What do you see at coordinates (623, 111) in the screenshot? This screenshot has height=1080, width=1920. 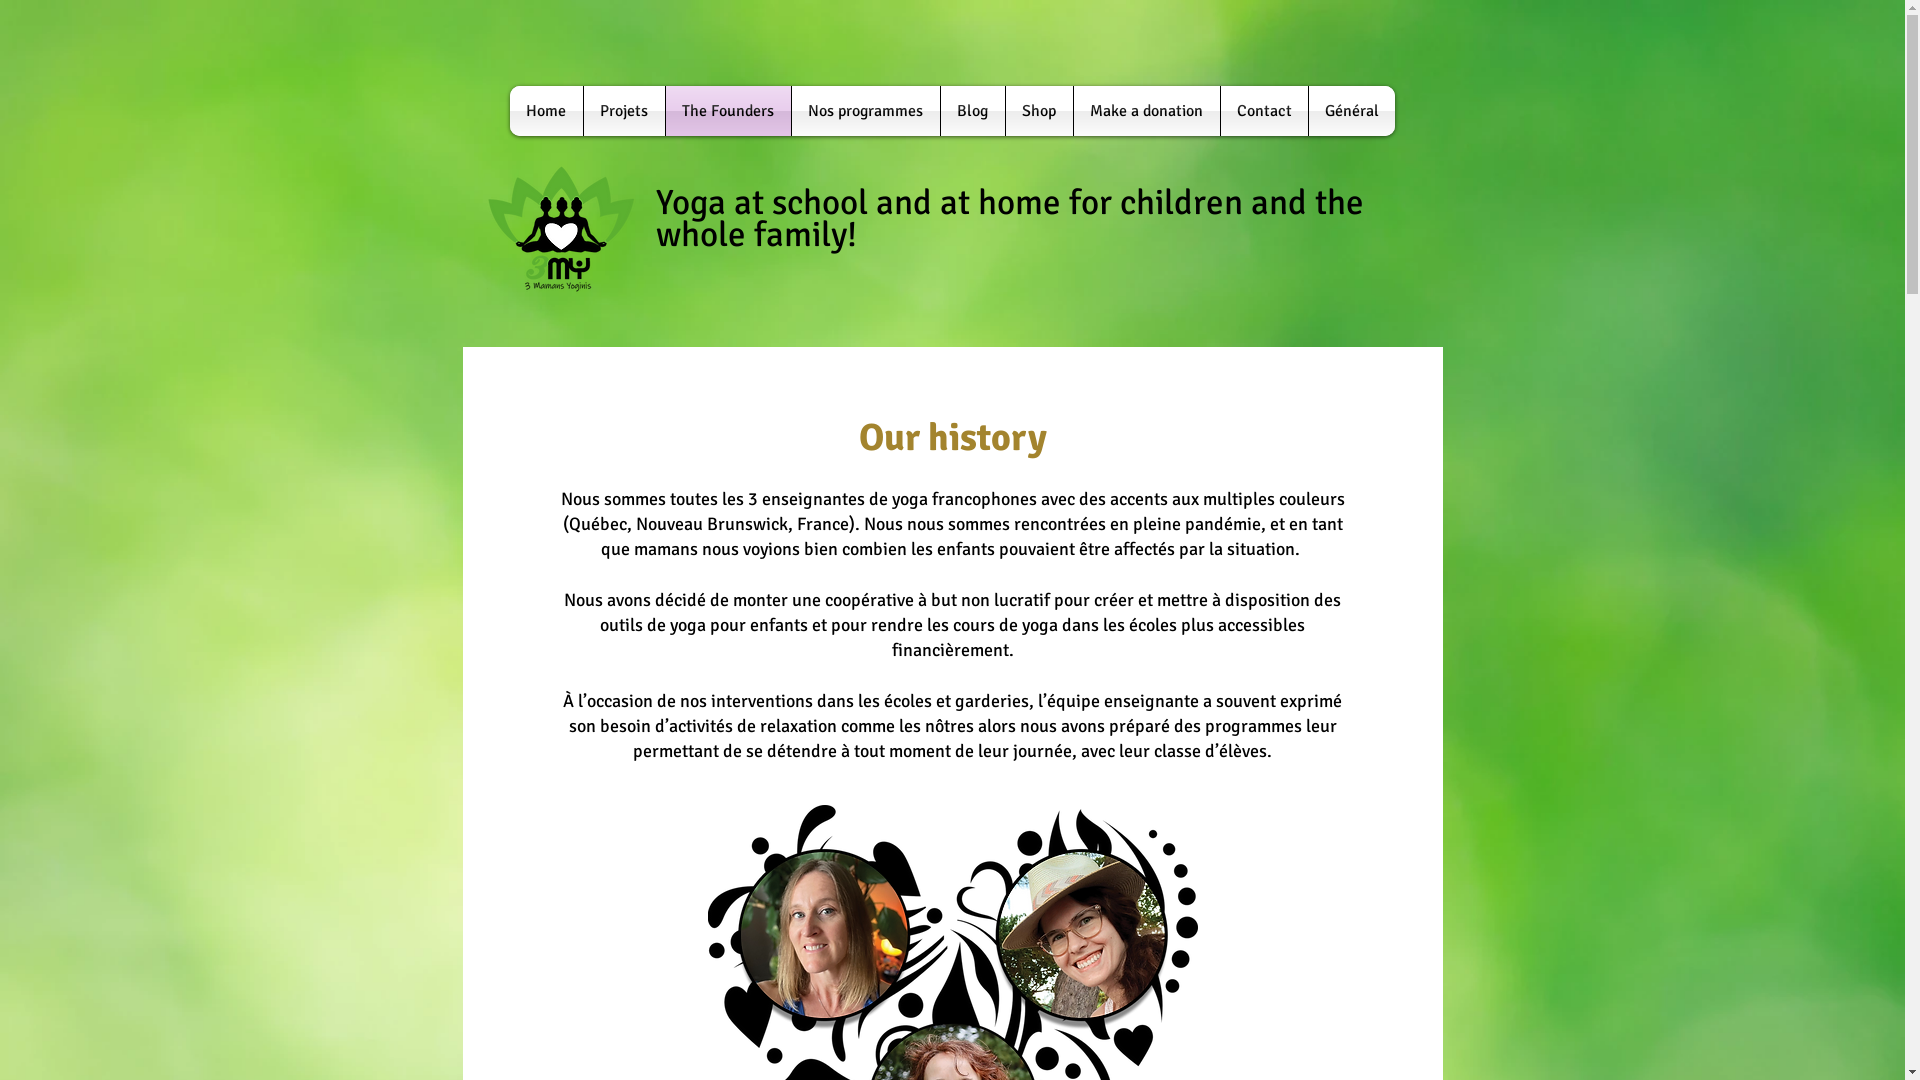 I see `'Projets'` at bounding box center [623, 111].